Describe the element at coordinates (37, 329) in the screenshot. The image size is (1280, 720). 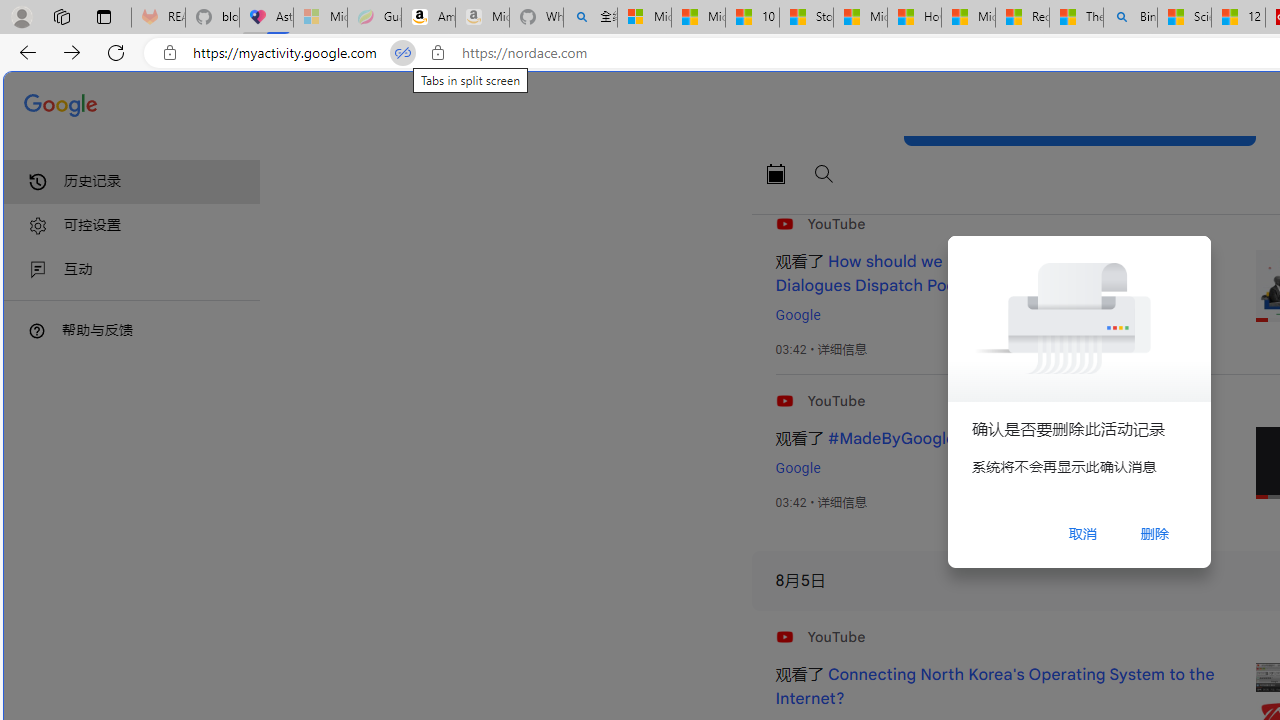
I see `'Class: DTiKkd NMm5M'` at that location.